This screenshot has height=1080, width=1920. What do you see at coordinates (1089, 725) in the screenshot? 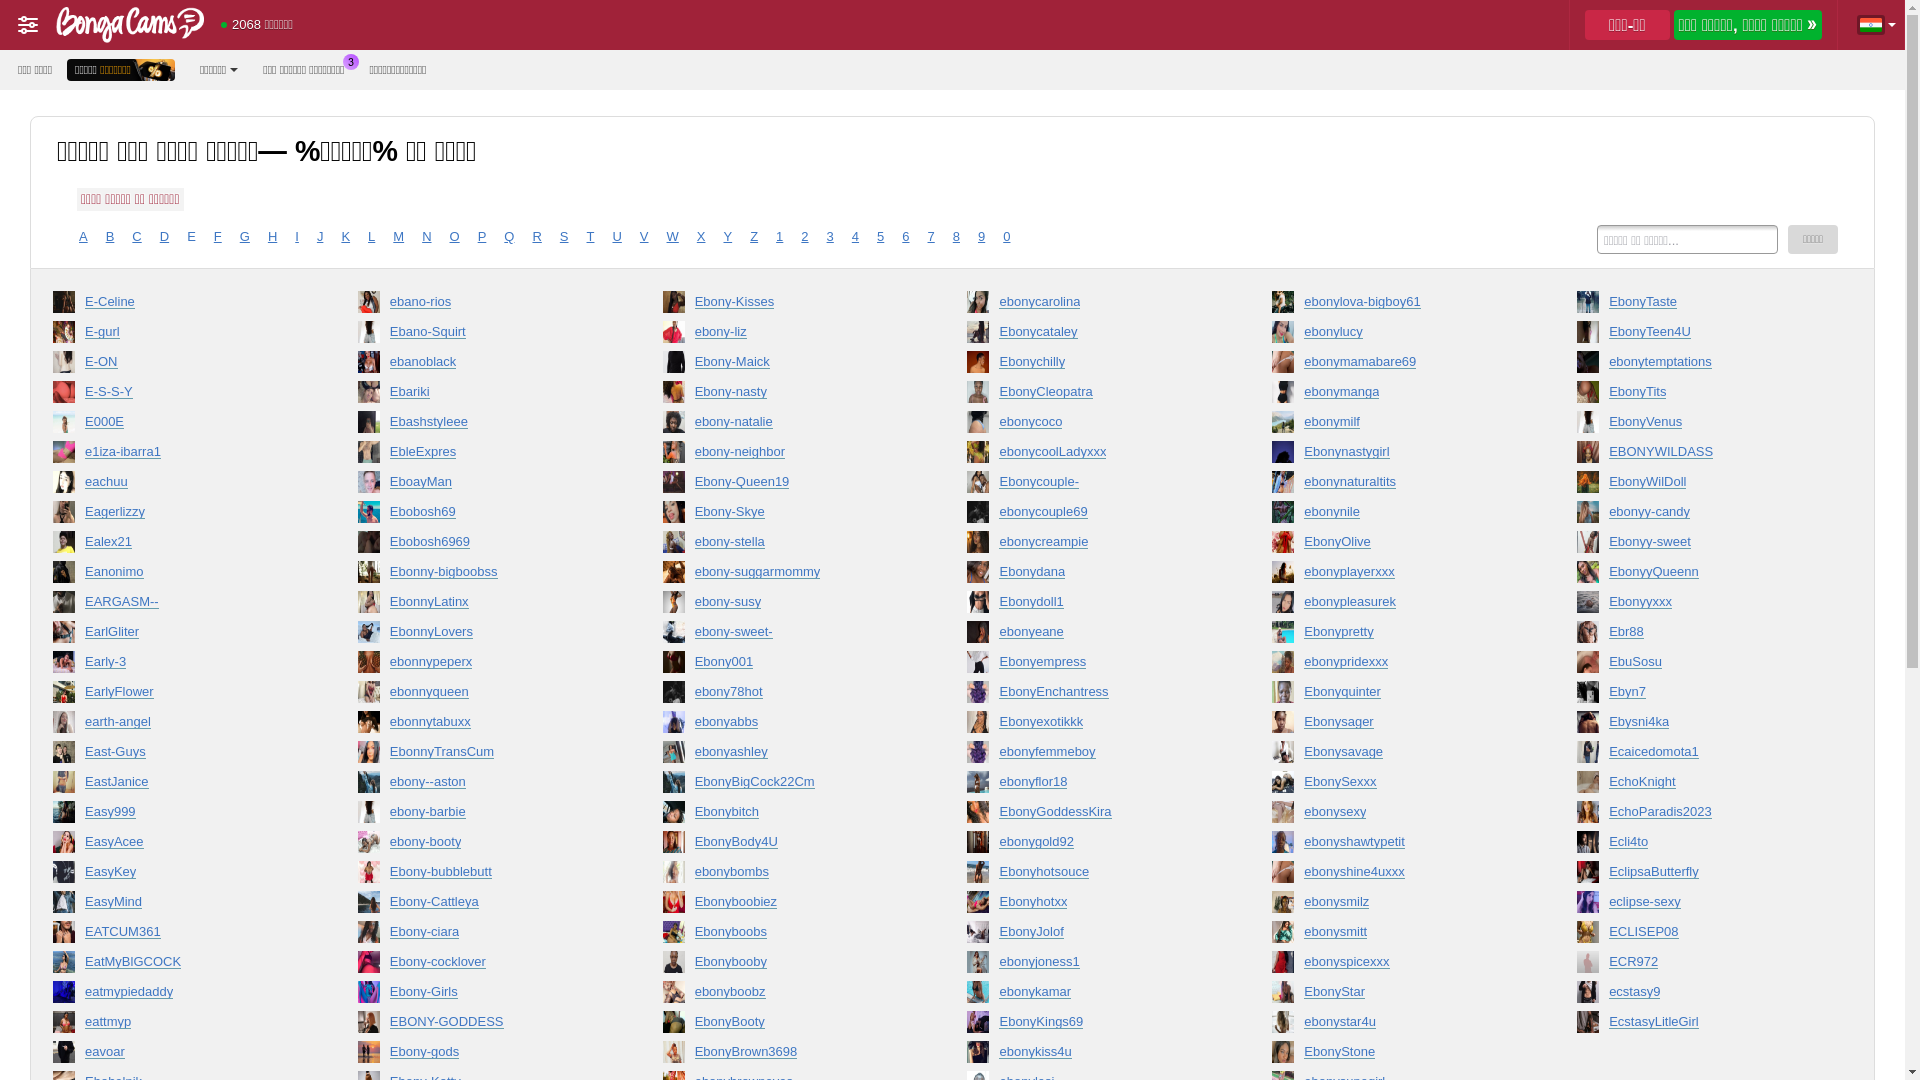
I see `'Ebonyexotikkk'` at bounding box center [1089, 725].